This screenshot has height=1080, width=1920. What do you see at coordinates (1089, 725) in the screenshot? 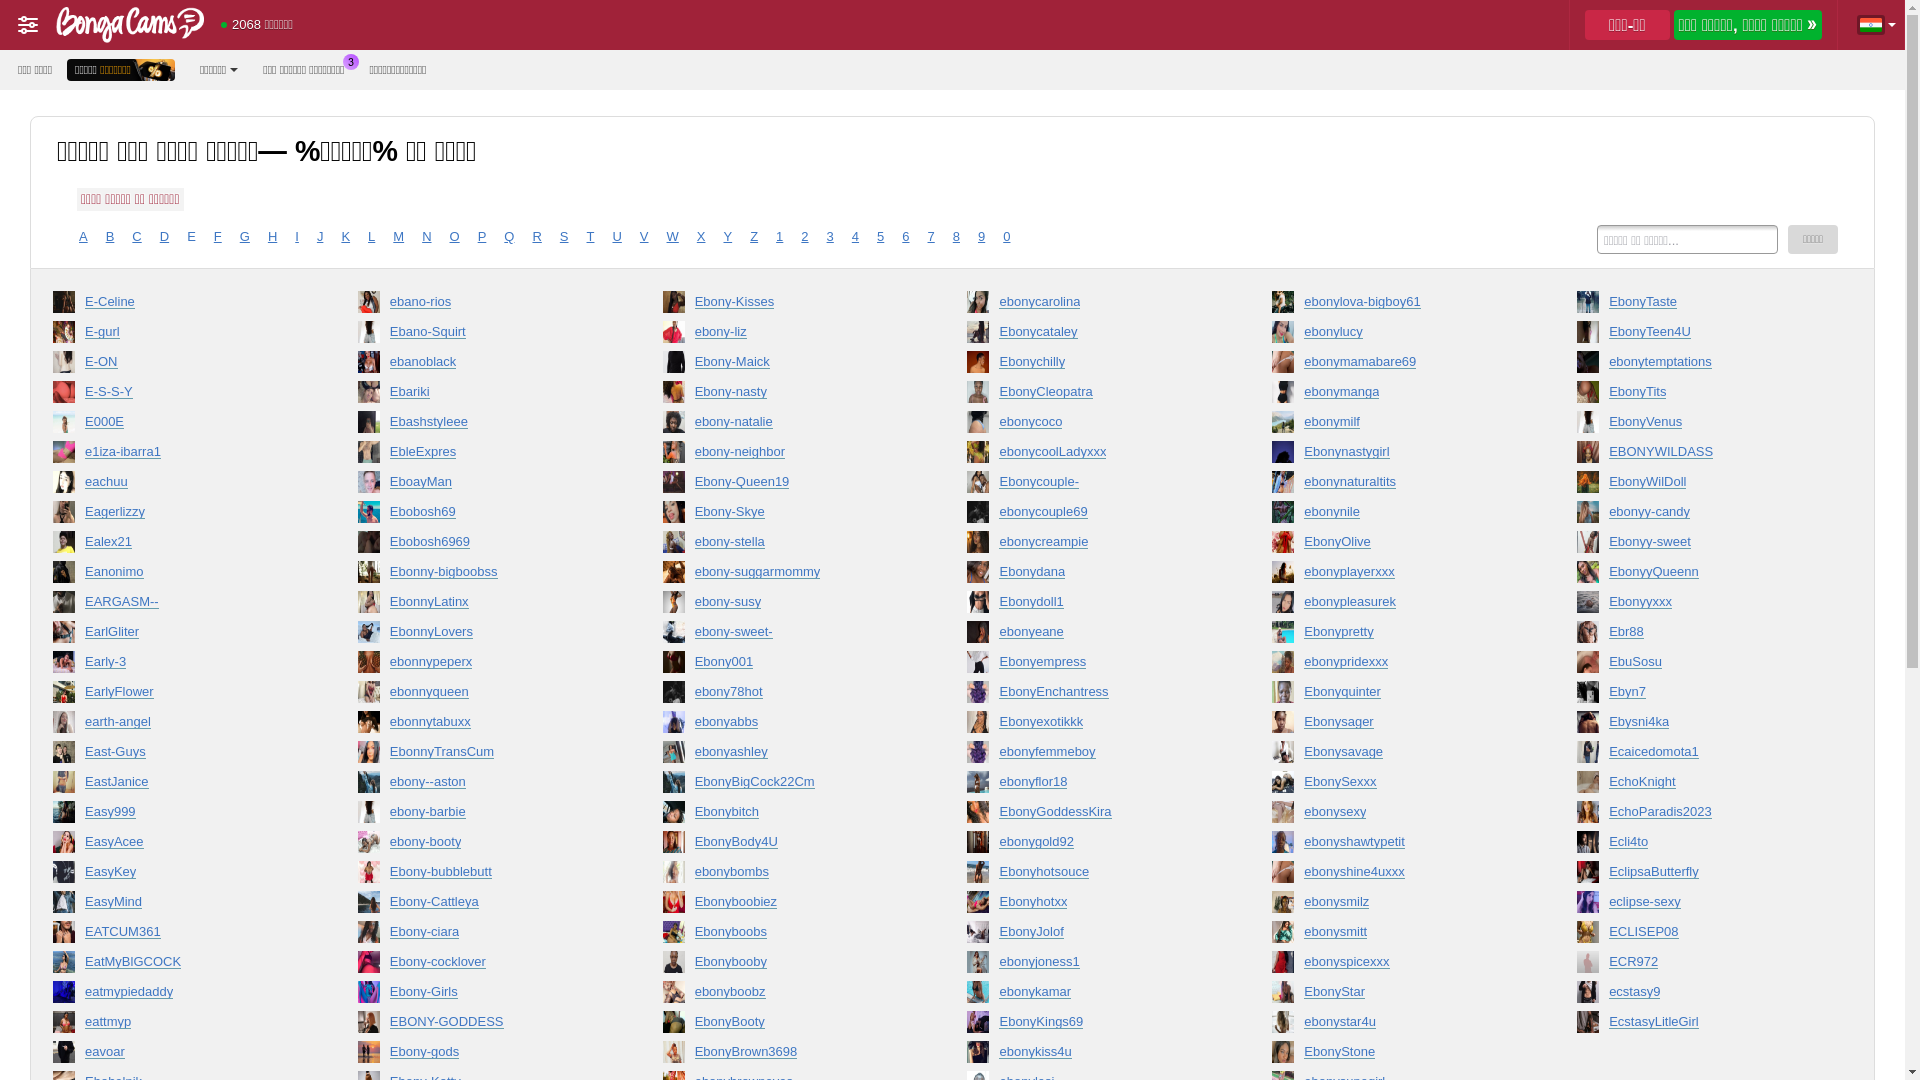
I see `'Ebonyexotikkk'` at bounding box center [1089, 725].